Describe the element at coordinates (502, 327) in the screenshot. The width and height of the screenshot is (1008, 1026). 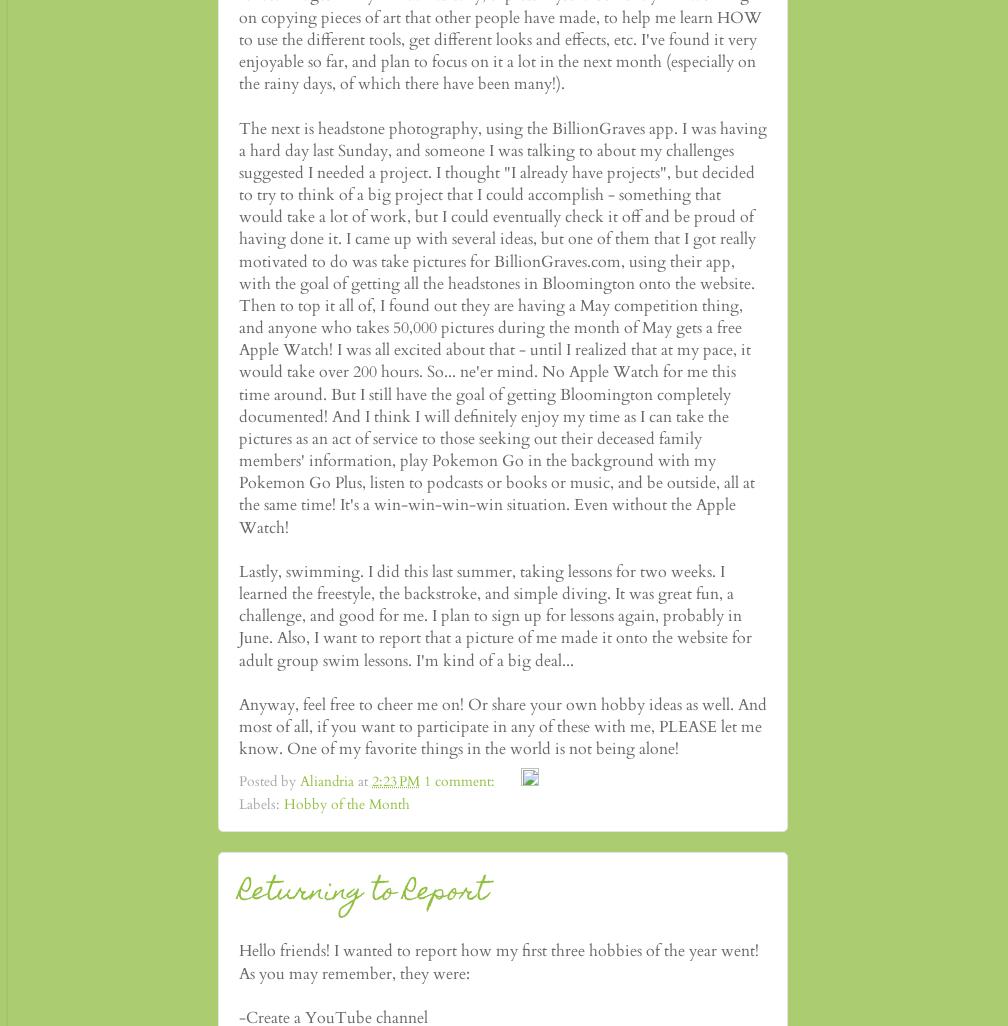
I see `'The next is headstone photography, using the BillionGraves app. I was having a hard day last Sunday, and someone I was talking to about my challenges suggested I needed a project. I thought "I already have projects", but decided to try to think of a big project that I could accomplish - something that would take a lot of work, but I could eventually check it off and be proud of having done it. I came up with several ideas, but one of them that I got really motivated to do was take pictures for BillionGraves.com, using their app, with the goal of getting all the headstones in Bloomington onto the website. Then to top it all of, I found out they are having a May competition thing, and anyone who takes 50,000 pictures during the month of May gets a free Apple Watch! I was all excited about that - until I realized that at my pace, it would take over 200 hours. So... ne'er mind. No Apple Watch for me this time around. But I still have the goal of getting Bloomington completely documented! And I think I will definitely enjoy my time as I can take the pictures as an act of service to those seeking out their deceased family members' information, play Pokemon Go in the background with my Pokemon Go Plus, listen to podcasts or books or music, and be outside, all at the same time! It's a win-win-win-win situation. Even without the Apple Watch!'` at that location.